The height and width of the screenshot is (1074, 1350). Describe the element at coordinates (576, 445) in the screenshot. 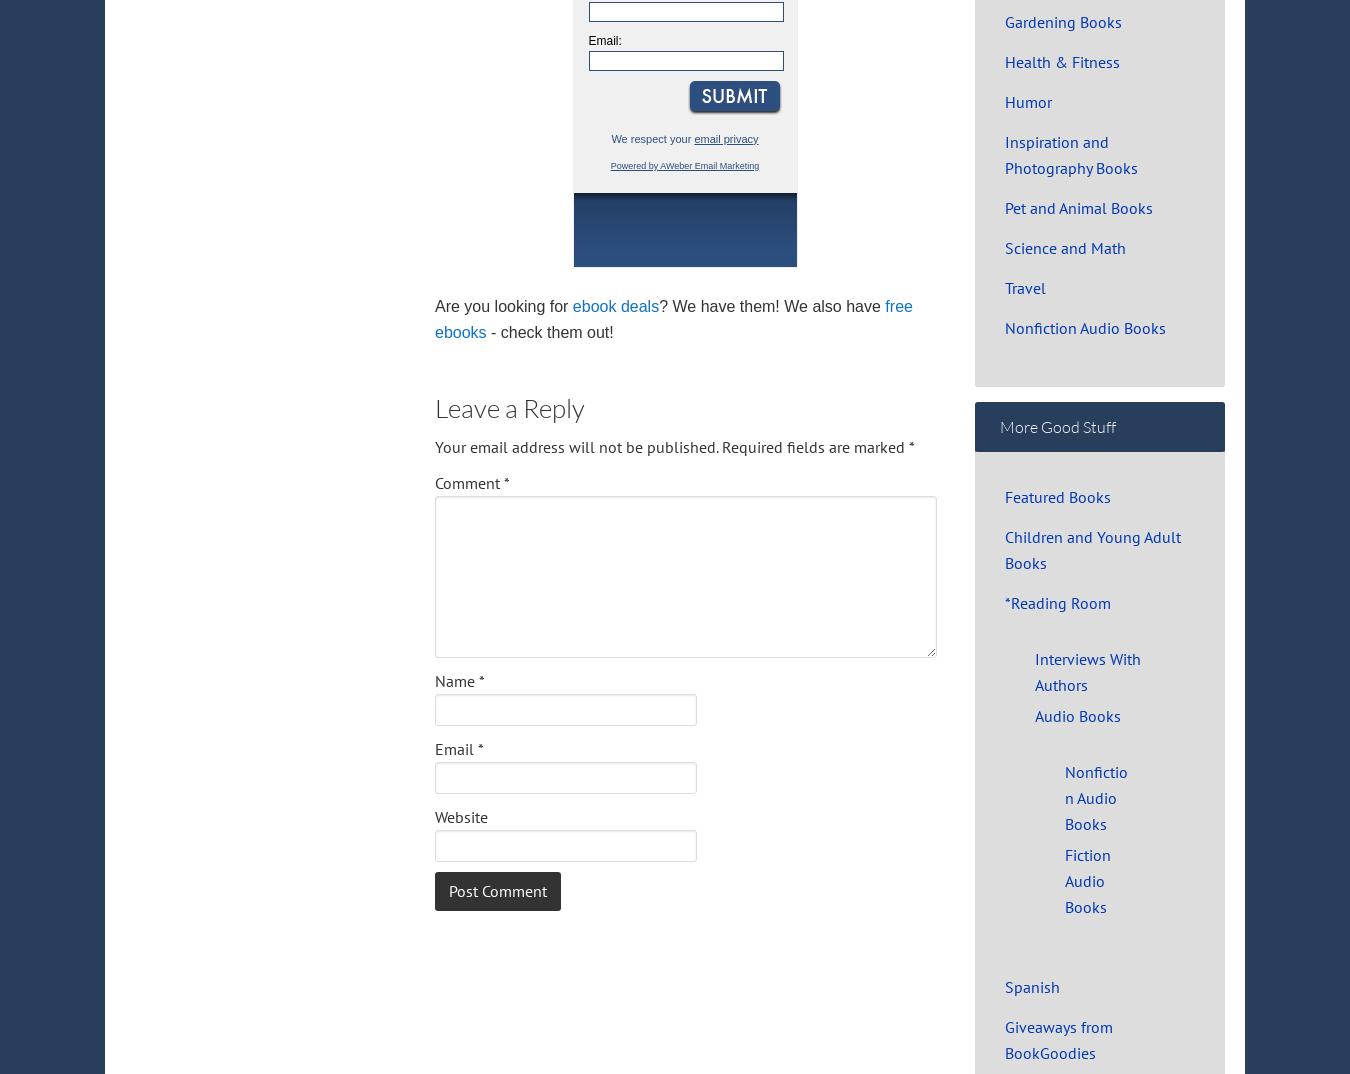

I see `'Your email address will not be published.'` at that location.